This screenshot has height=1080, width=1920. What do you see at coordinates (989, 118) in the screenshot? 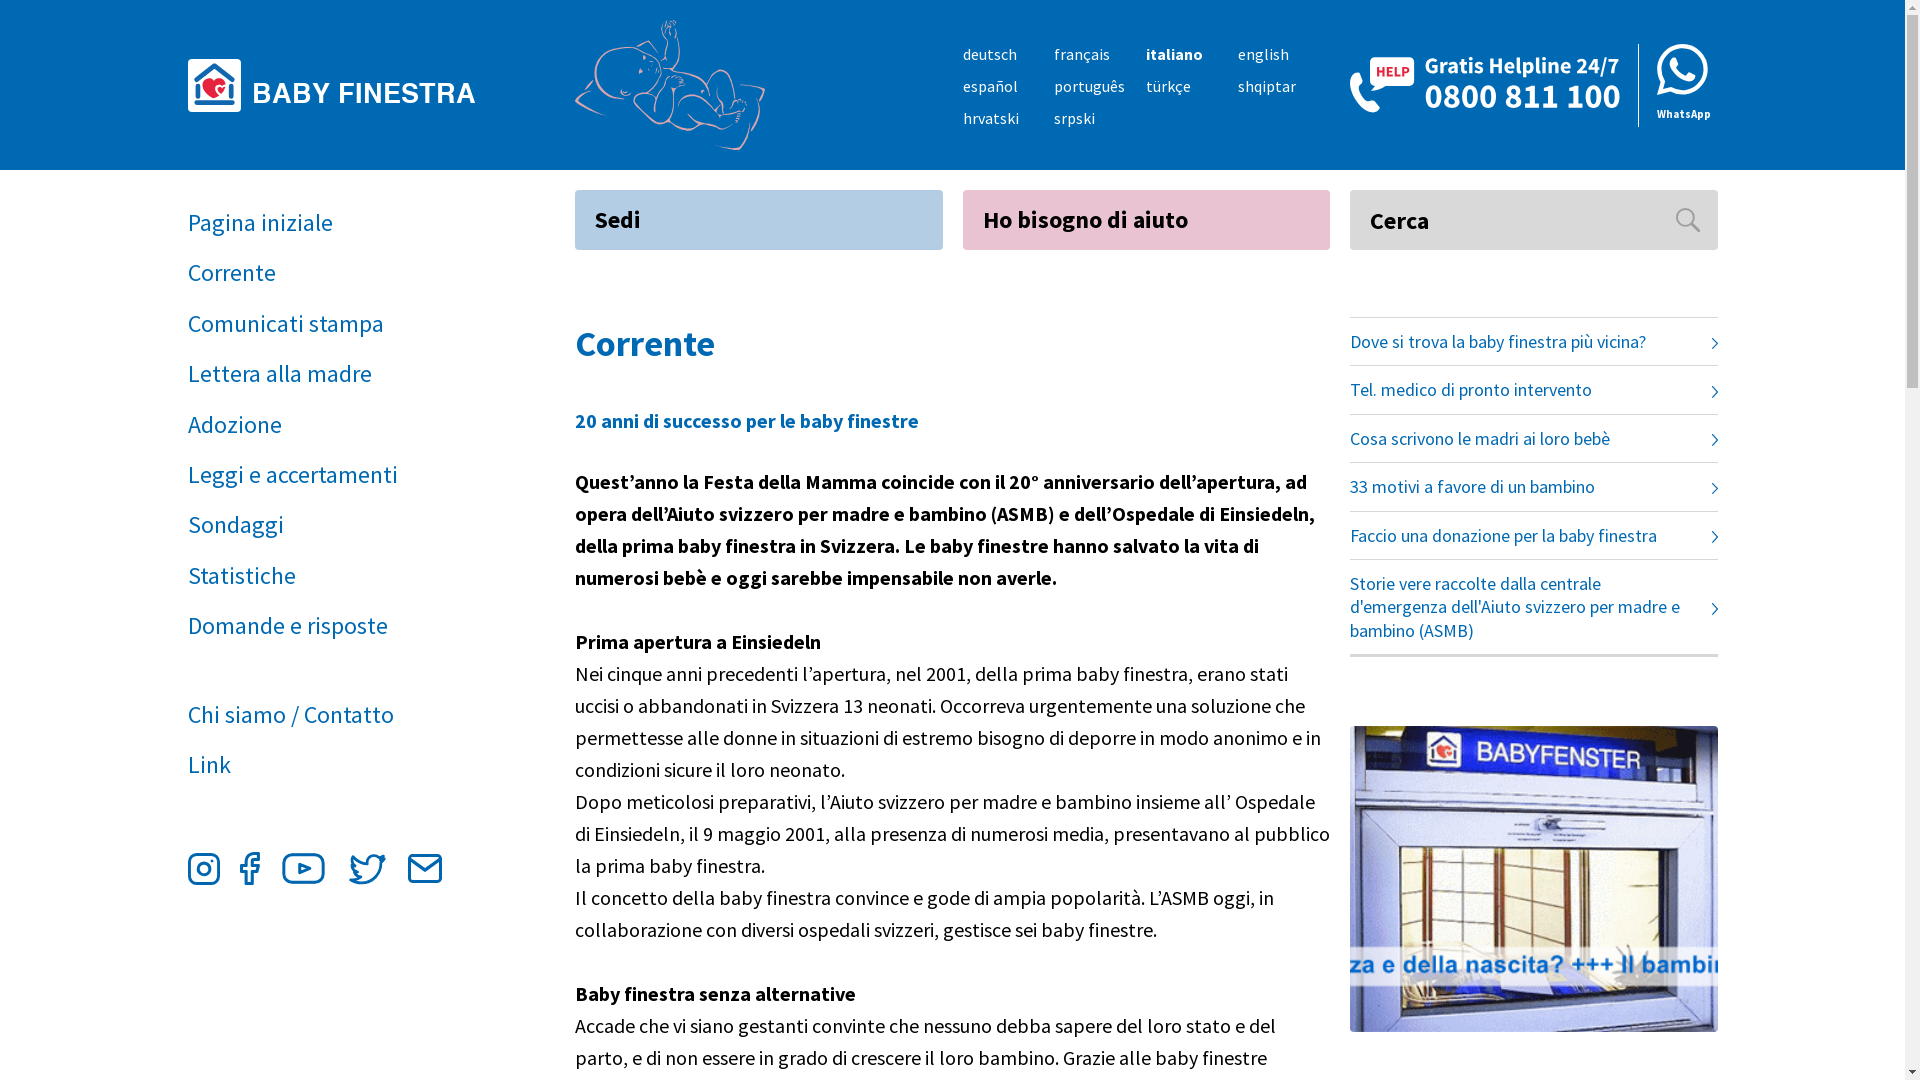
I see `'hrvatski'` at bounding box center [989, 118].